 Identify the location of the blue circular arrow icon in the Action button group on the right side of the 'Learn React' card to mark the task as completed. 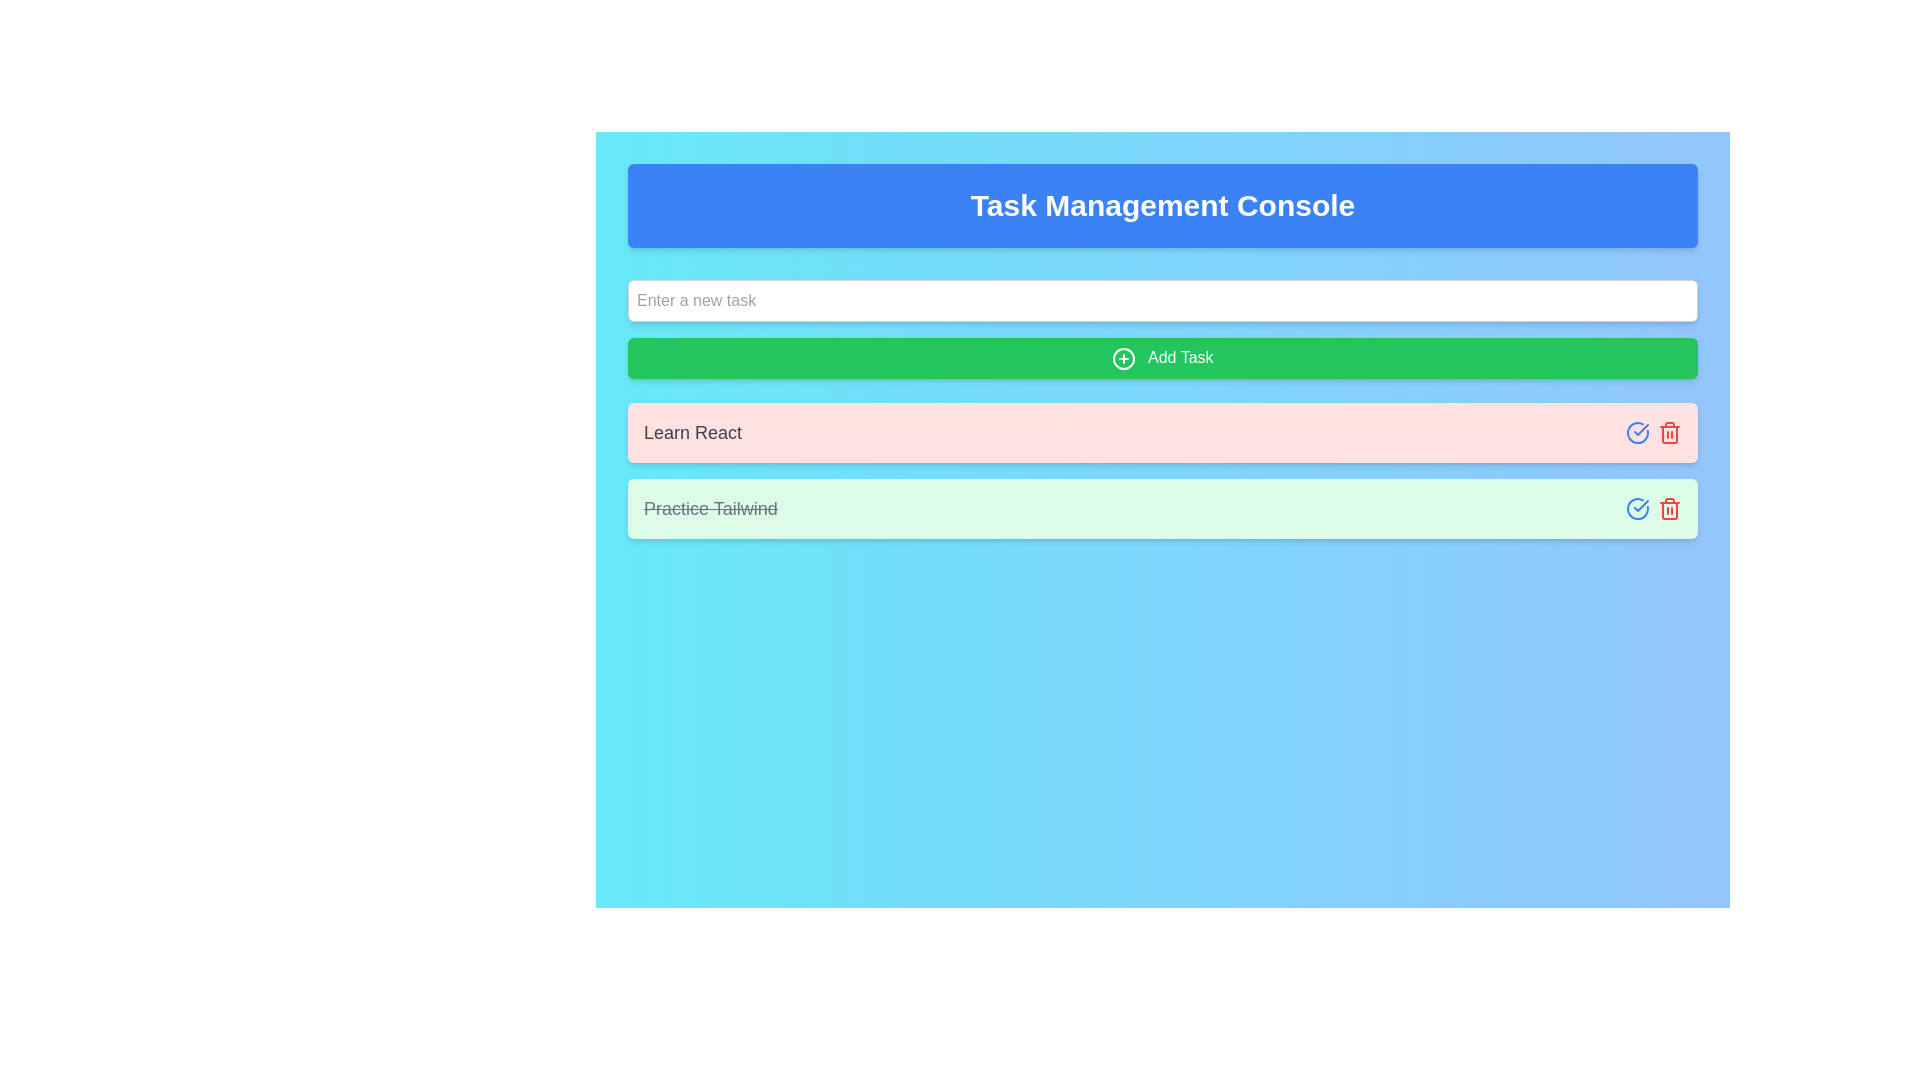
(1654, 431).